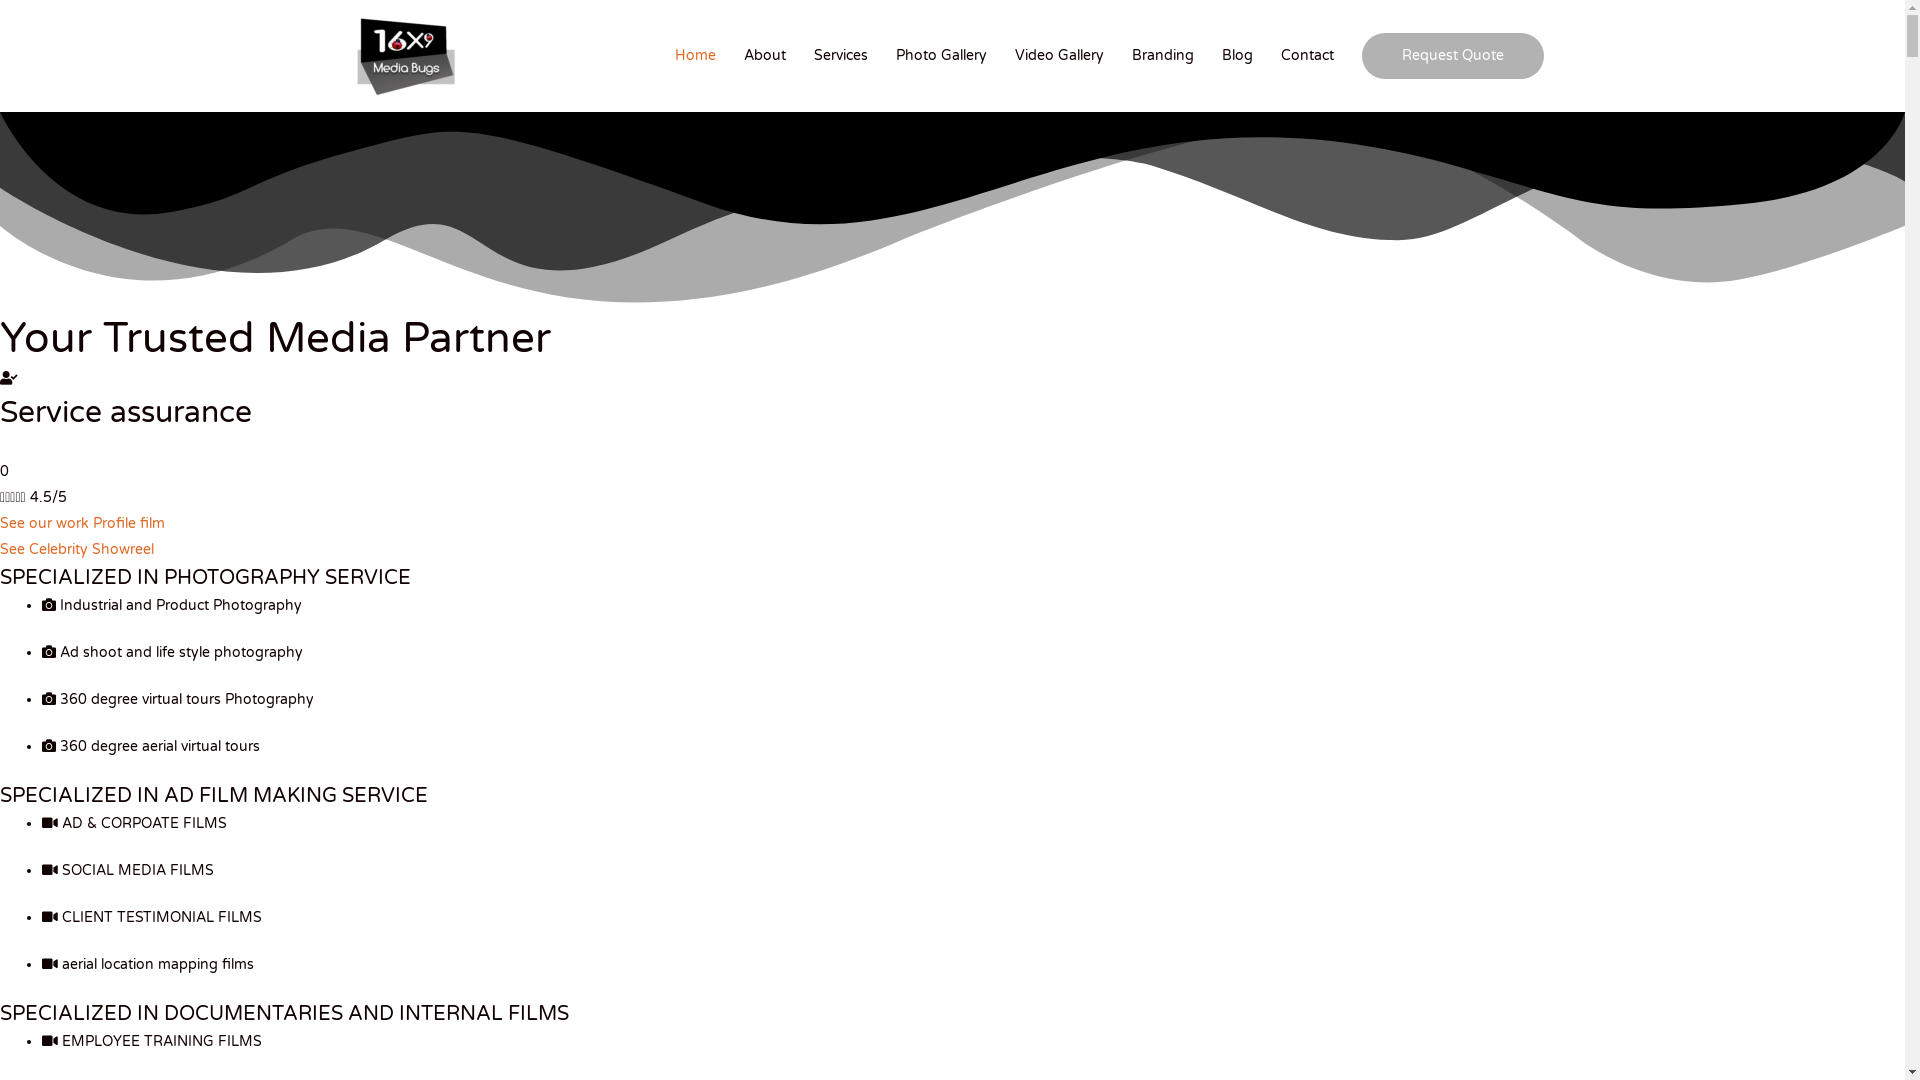  Describe the element at coordinates (76, 549) in the screenshot. I see `'See Celebrity Showreel'` at that location.